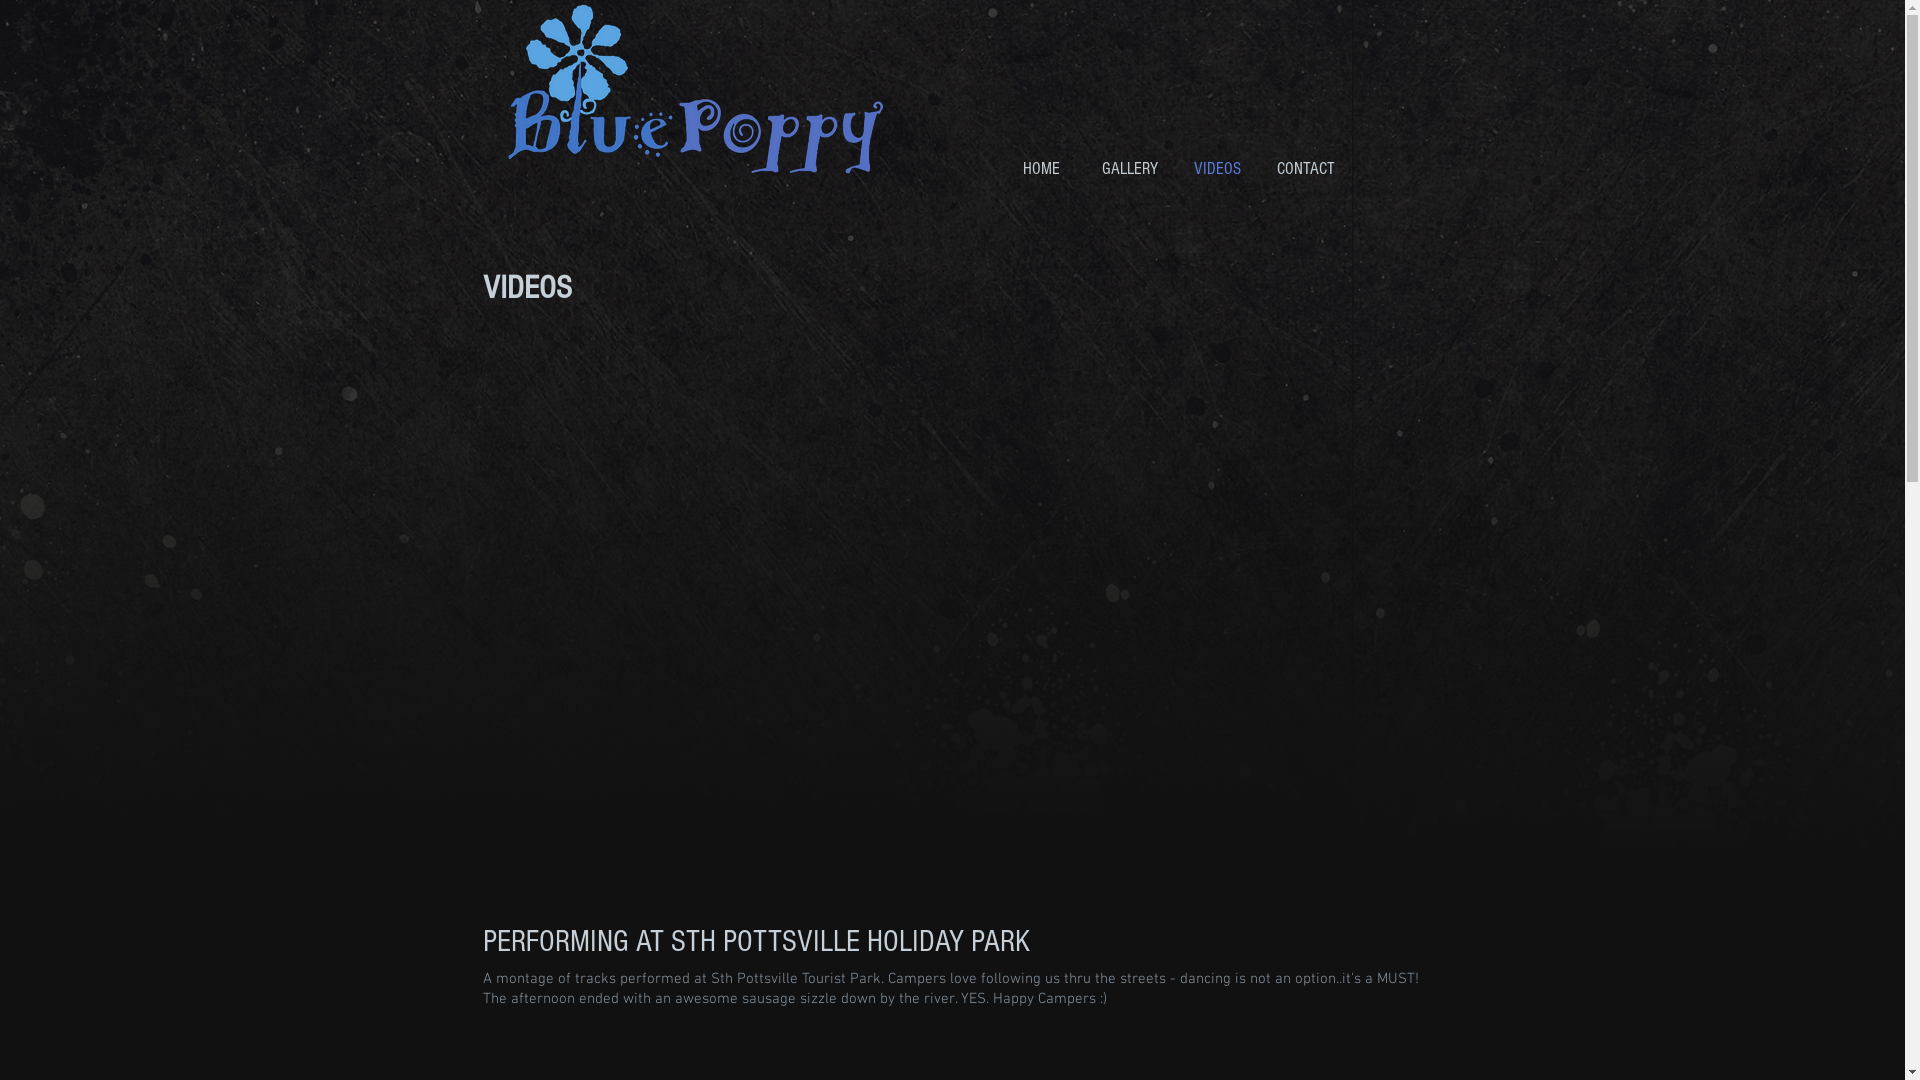  Describe the element at coordinates (505, 88) in the screenshot. I see `'blue%2520logo%2520no%2520roving%2520ent_'` at that location.